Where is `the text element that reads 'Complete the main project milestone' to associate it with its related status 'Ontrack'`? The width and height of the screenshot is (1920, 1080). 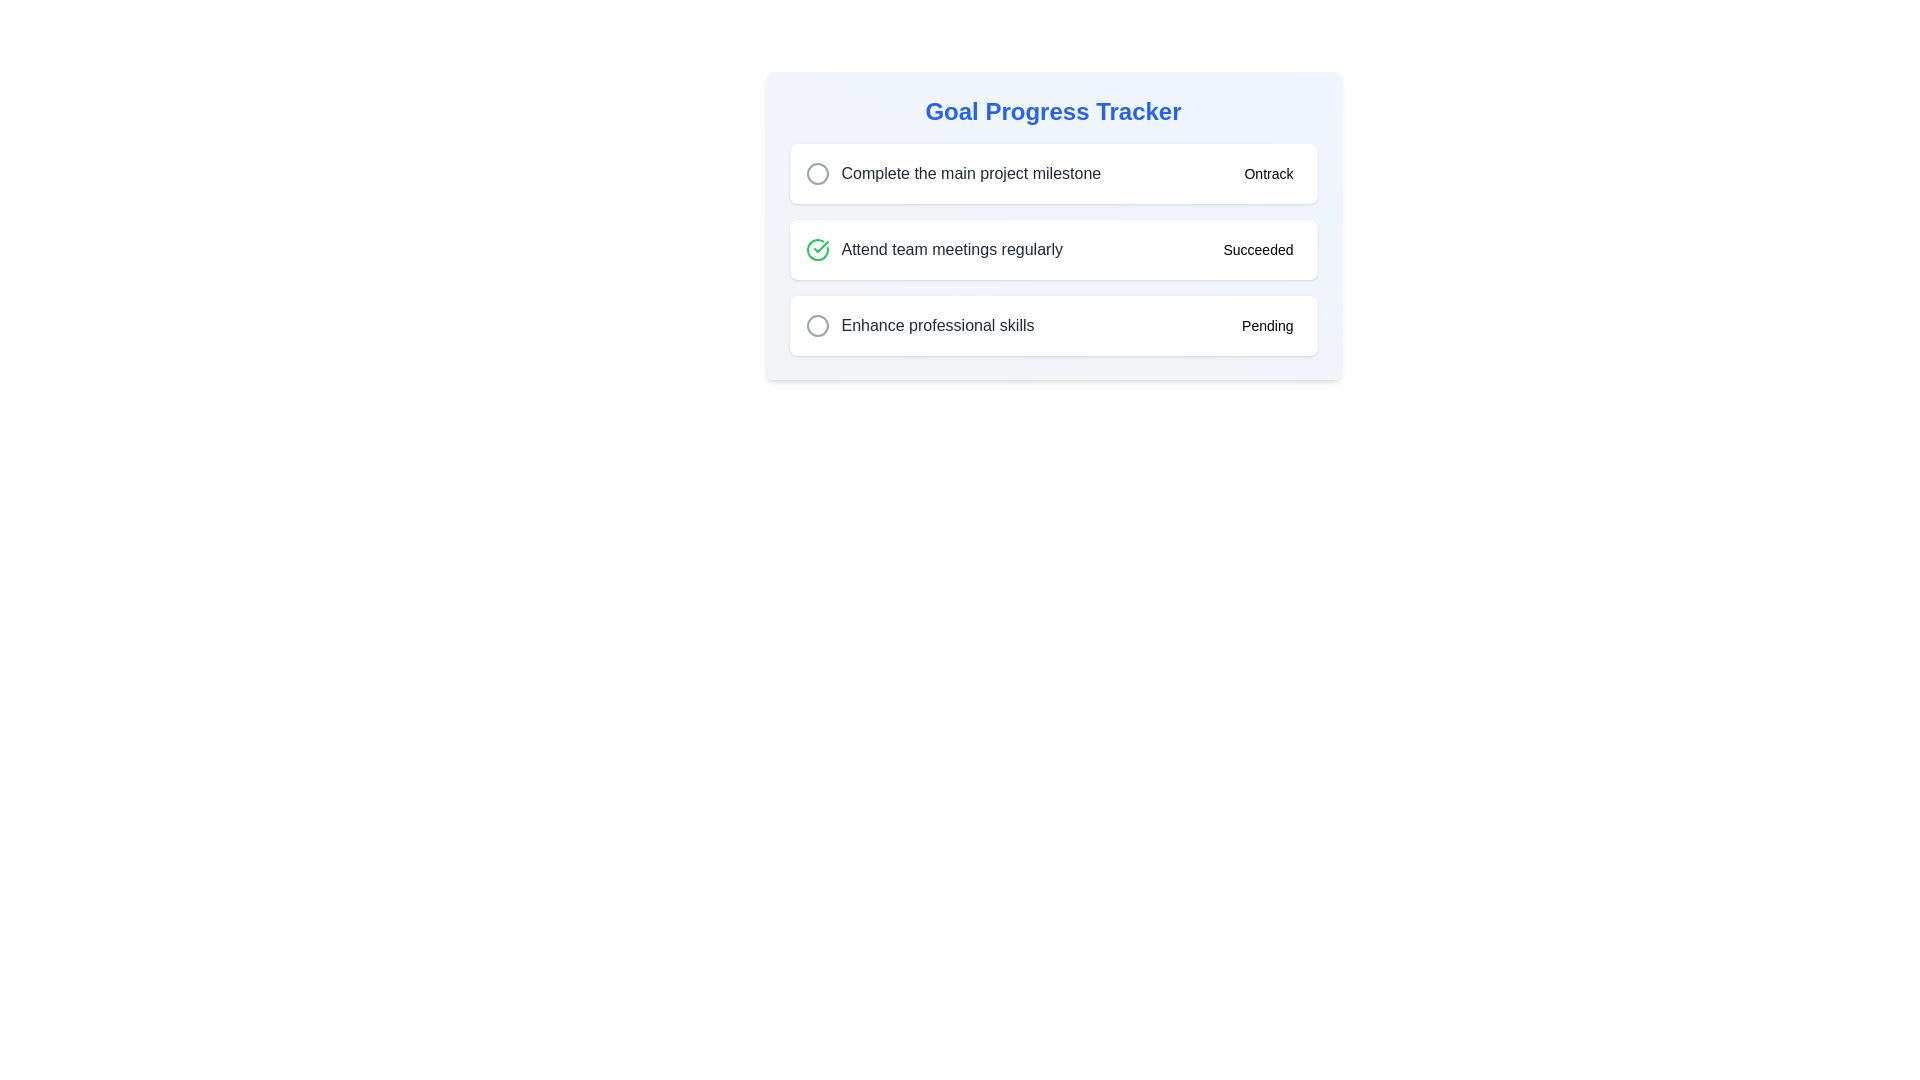 the text element that reads 'Complete the main project milestone' to associate it with its related status 'Ontrack' is located at coordinates (952, 172).